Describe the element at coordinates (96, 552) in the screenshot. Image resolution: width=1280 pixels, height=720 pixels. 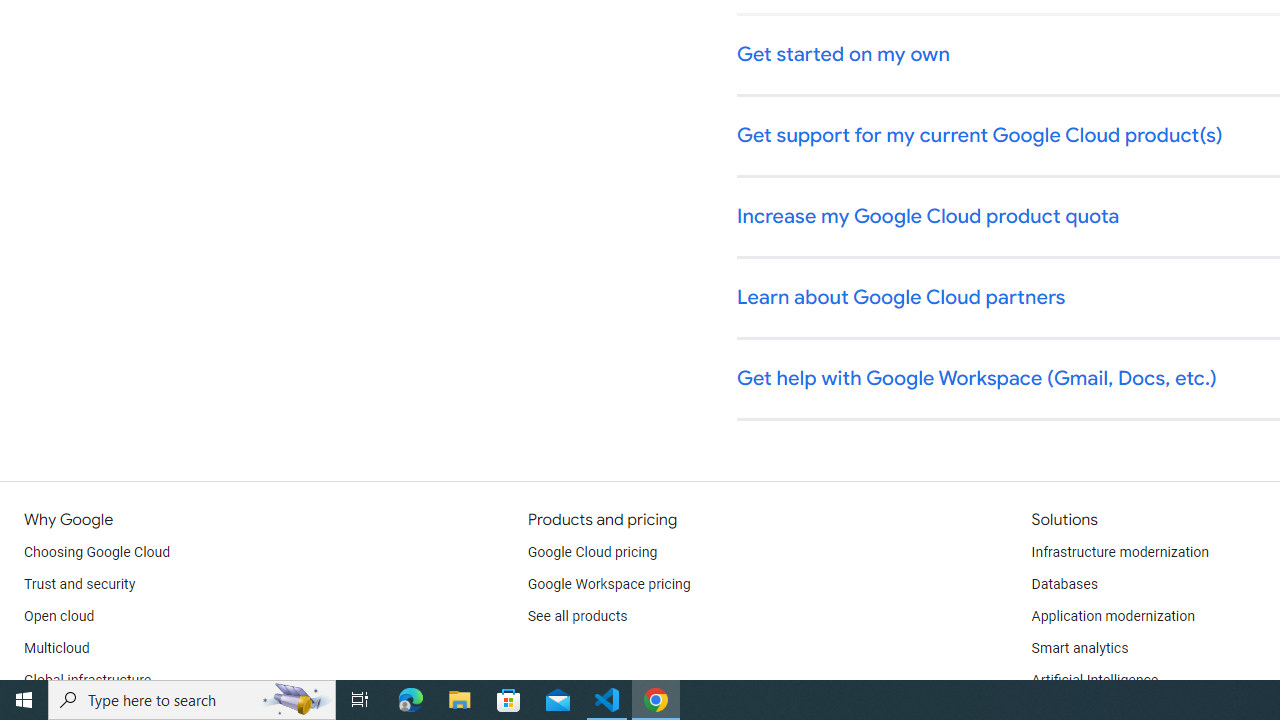
I see `'Choosing Google Cloud'` at that location.